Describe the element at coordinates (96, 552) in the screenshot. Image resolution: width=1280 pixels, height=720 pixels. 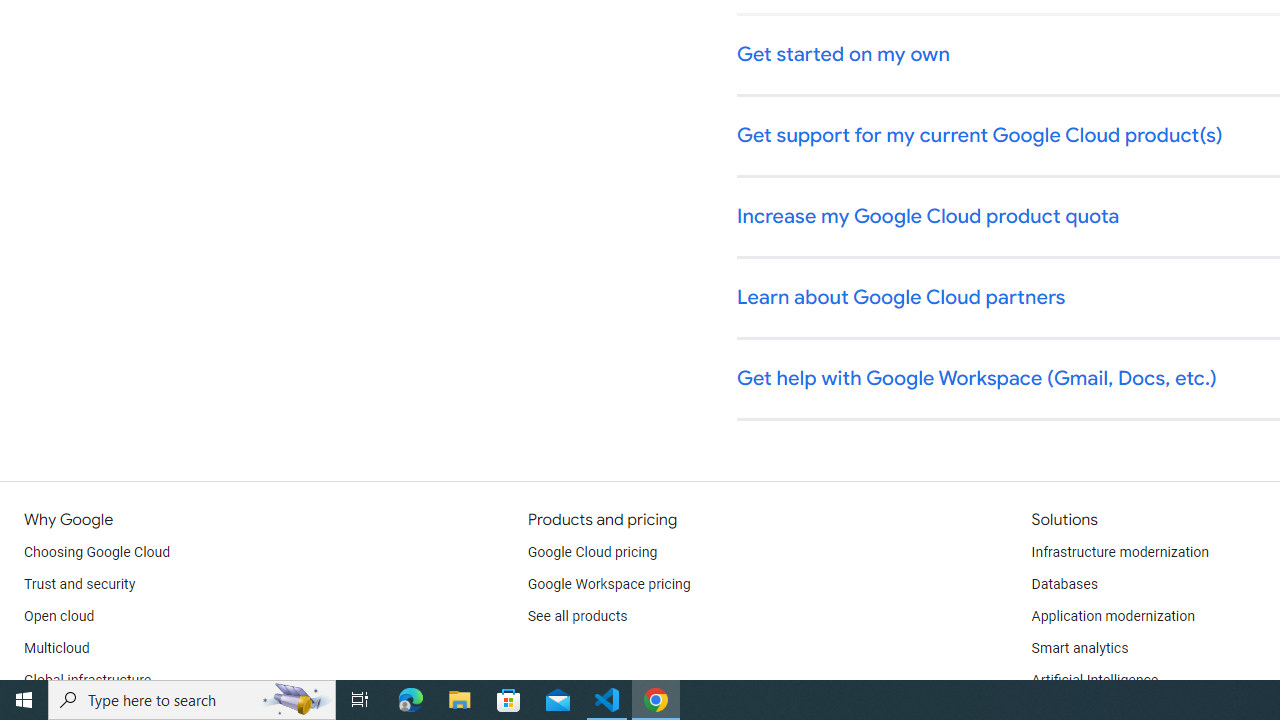
I see `'Choosing Google Cloud'` at that location.